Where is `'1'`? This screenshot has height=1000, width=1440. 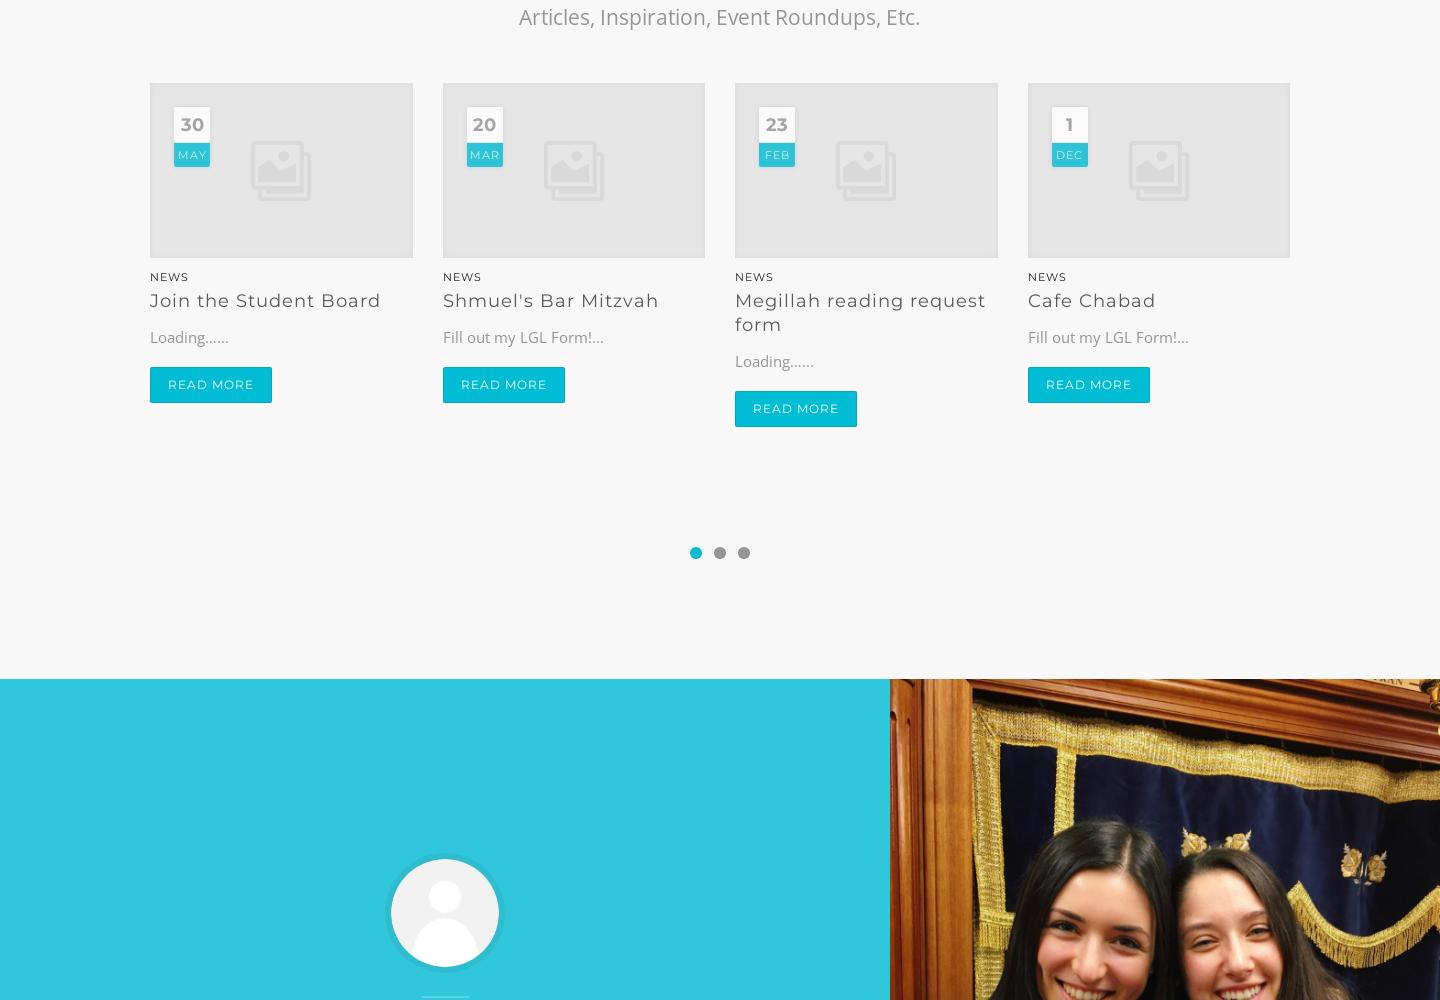
'1' is located at coordinates (1069, 125).